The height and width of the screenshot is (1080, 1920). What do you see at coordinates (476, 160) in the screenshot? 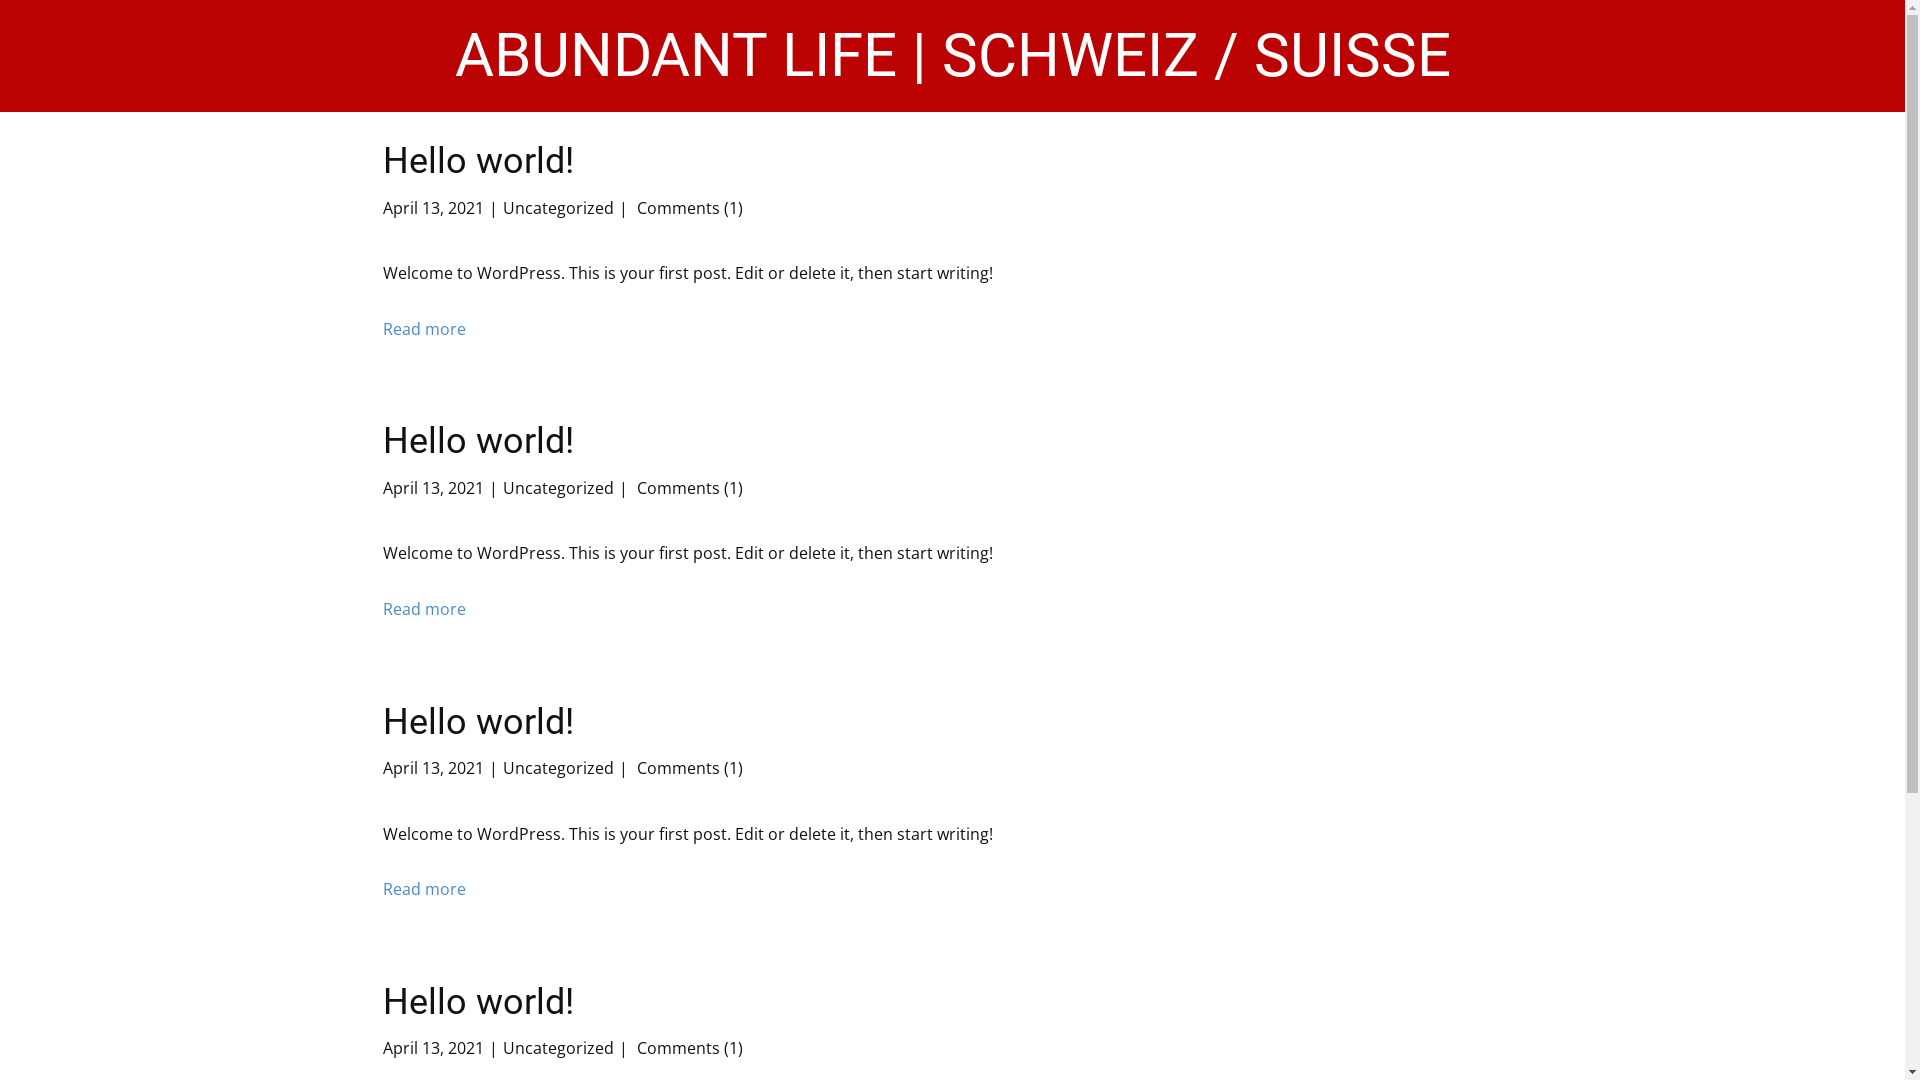
I see `'Hello world!'` at bounding box center [476, 160].